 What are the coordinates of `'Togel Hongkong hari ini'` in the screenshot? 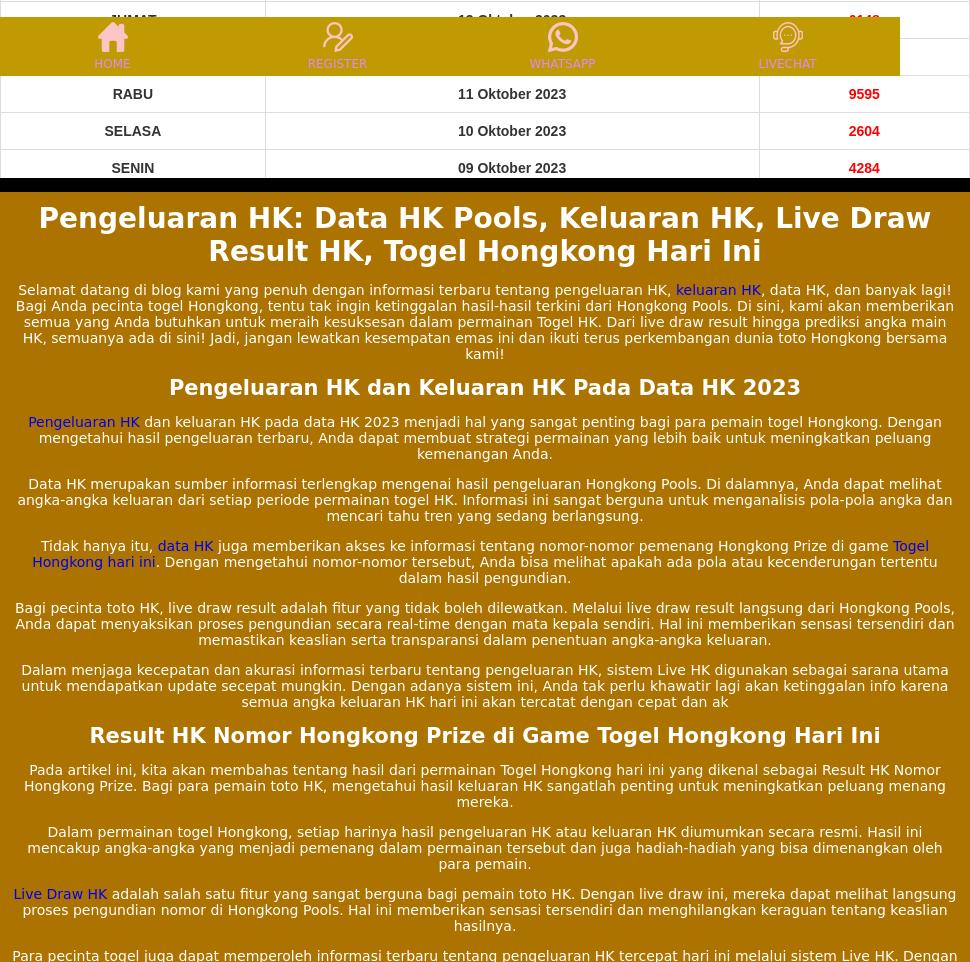 It's located at (479, 552).